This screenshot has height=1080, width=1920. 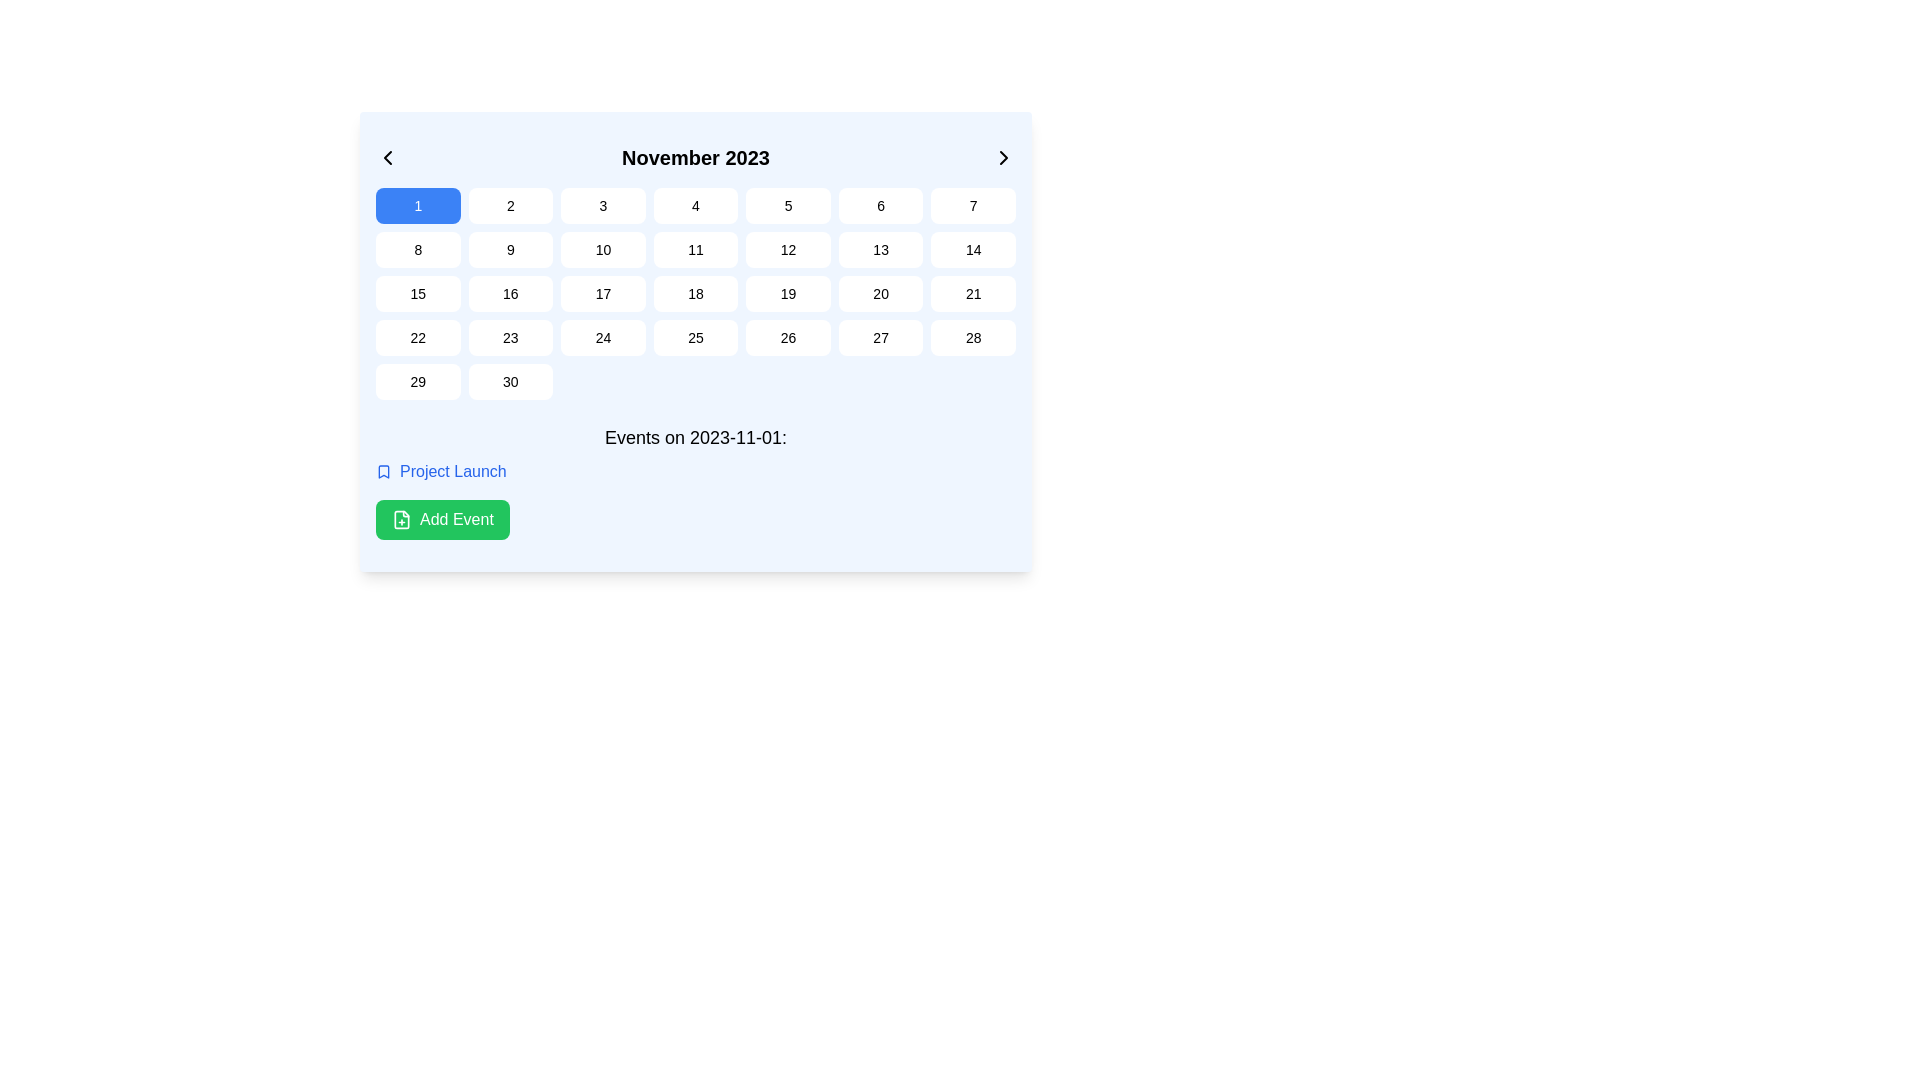 What do you see at coordinates (696, 341) in the screenshot?
I see `the date in the Calendar Widget` at bounding box center [696, 341].